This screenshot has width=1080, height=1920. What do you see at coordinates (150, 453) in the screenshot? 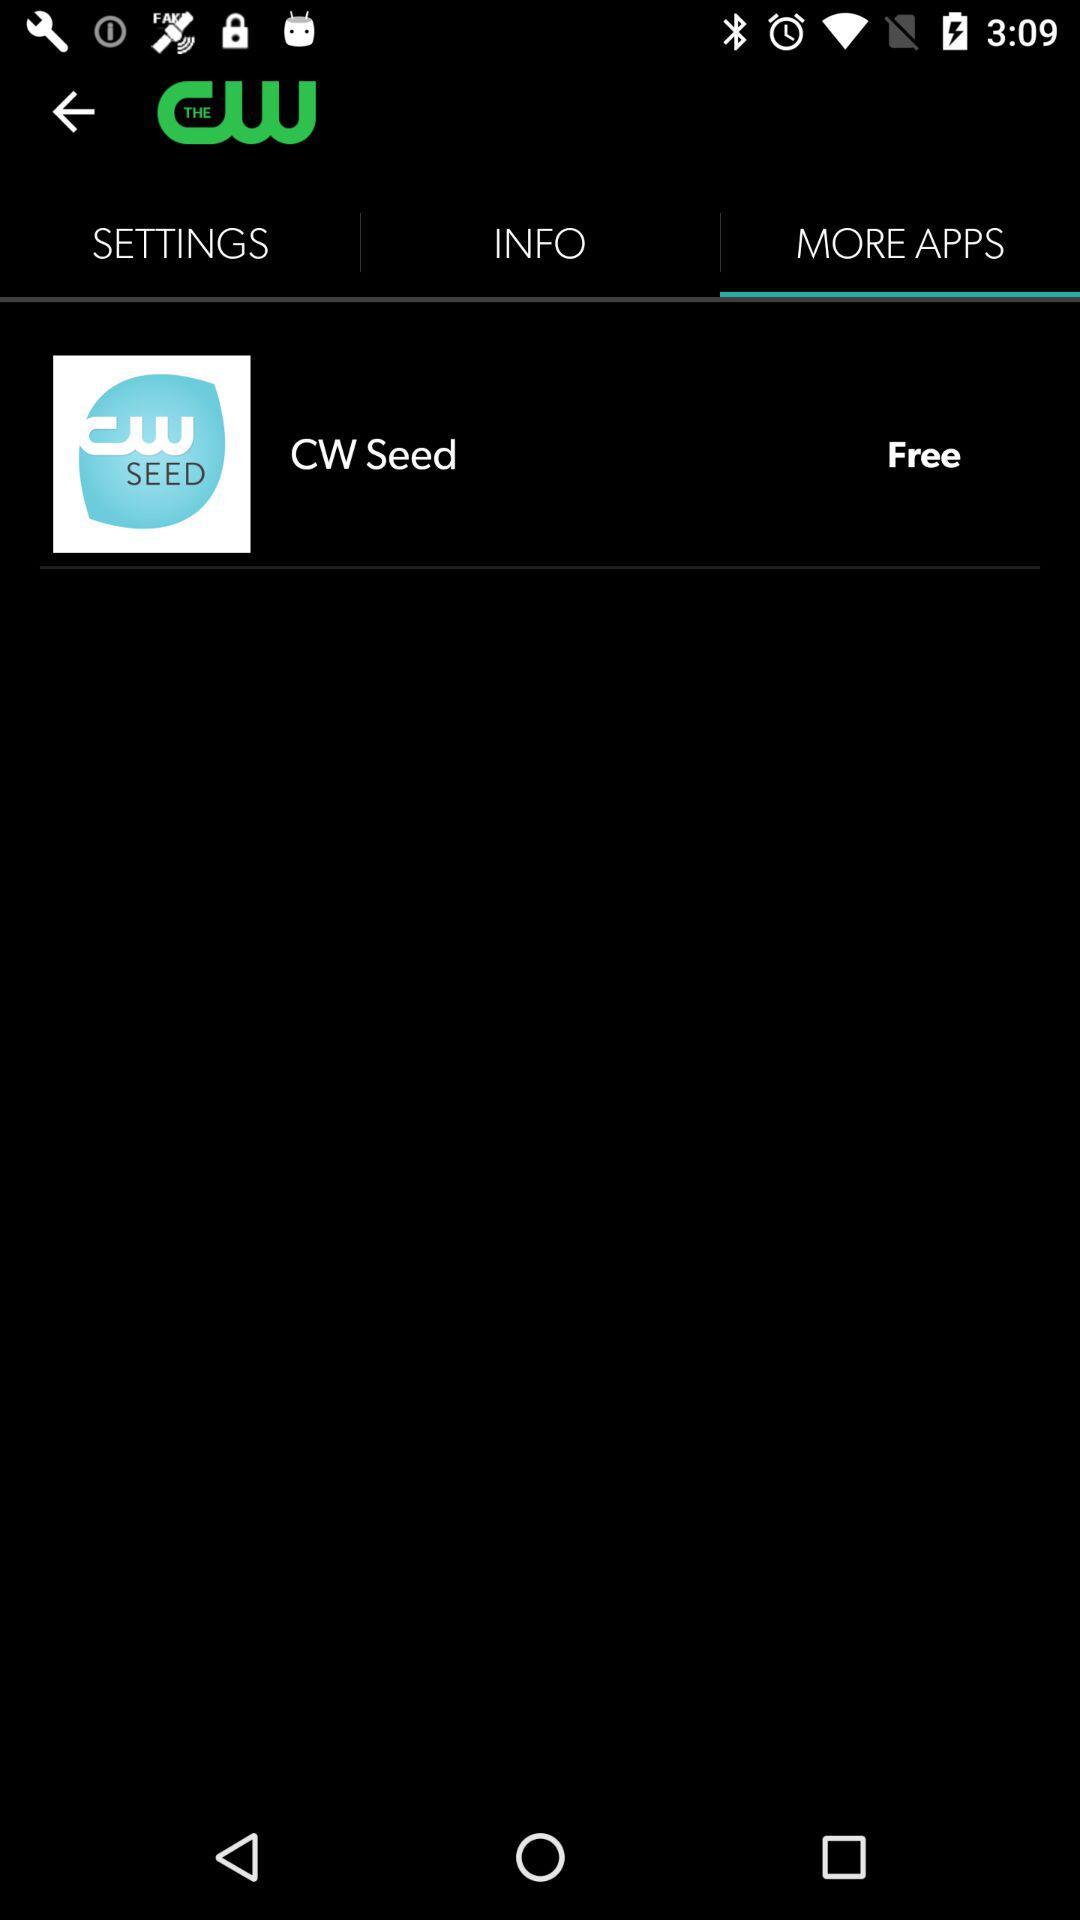
I see `item below settings icon` at bounding box center [150, 453].